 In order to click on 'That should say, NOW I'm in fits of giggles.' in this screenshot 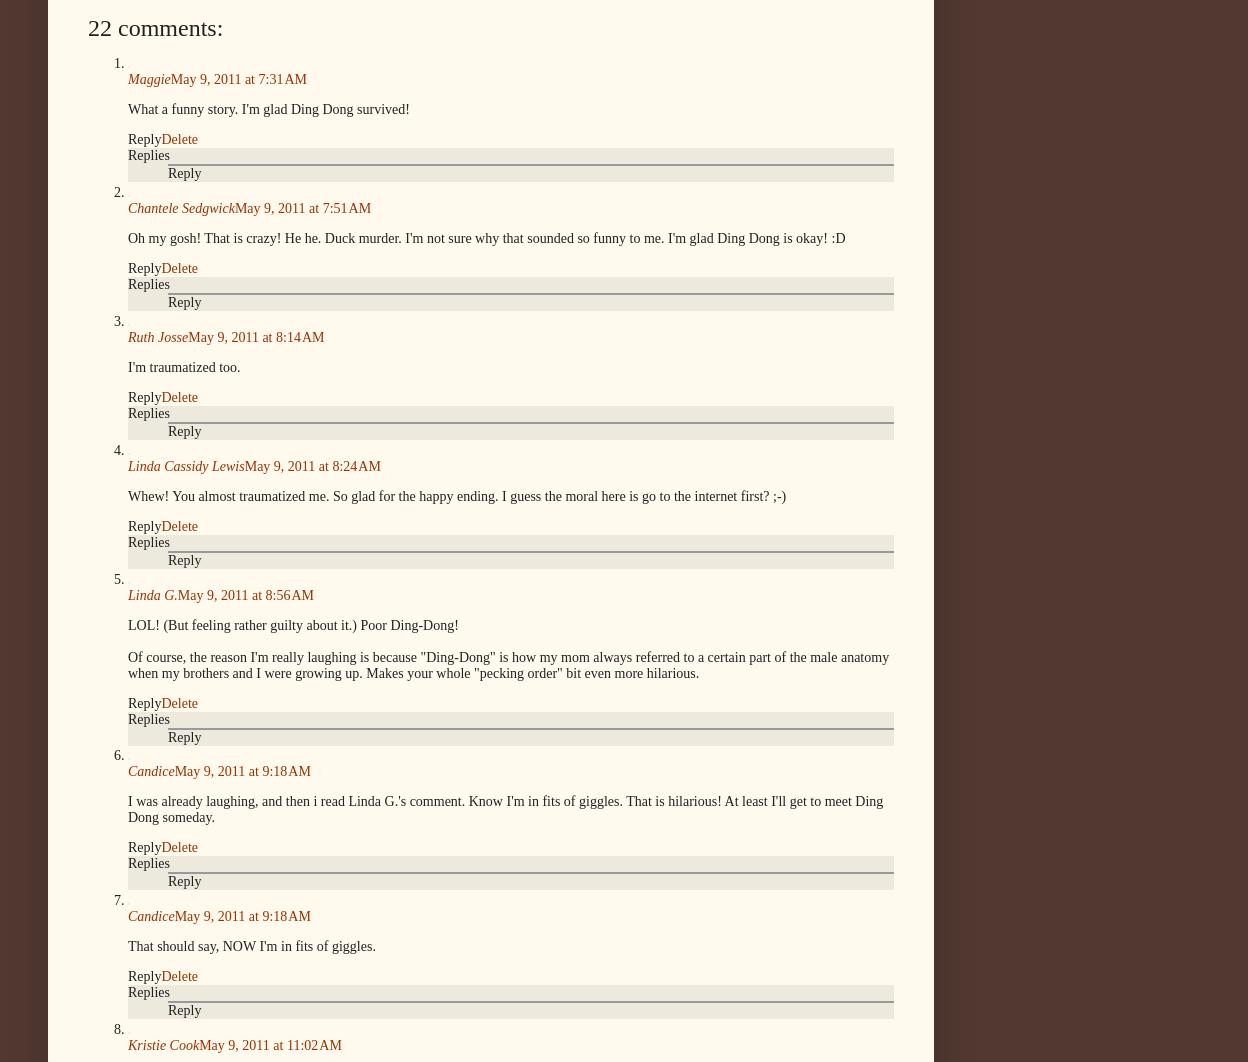, I will do `click(251, 945)`.